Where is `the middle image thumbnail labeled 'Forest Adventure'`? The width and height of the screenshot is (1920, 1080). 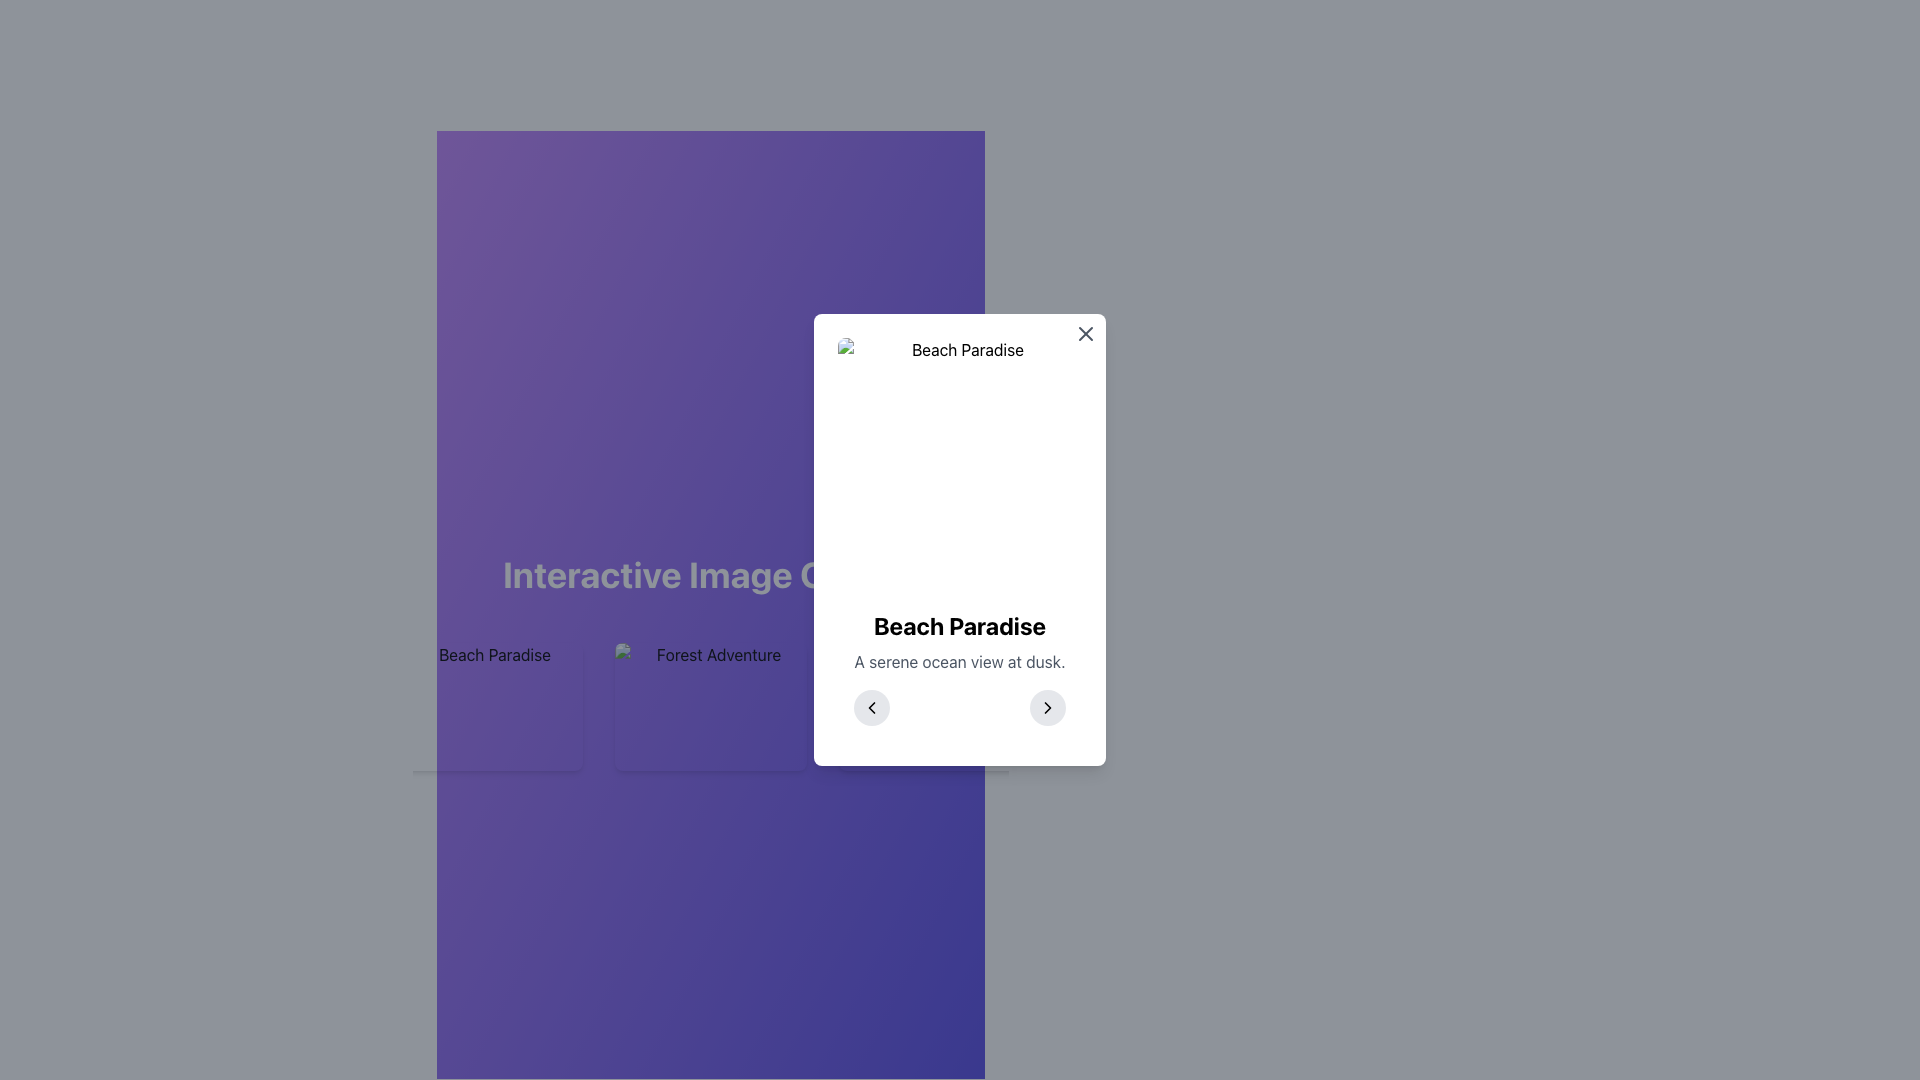
the middle image thumbnail labeled 'Forest Adventure' is located at coordinates (710, 705).